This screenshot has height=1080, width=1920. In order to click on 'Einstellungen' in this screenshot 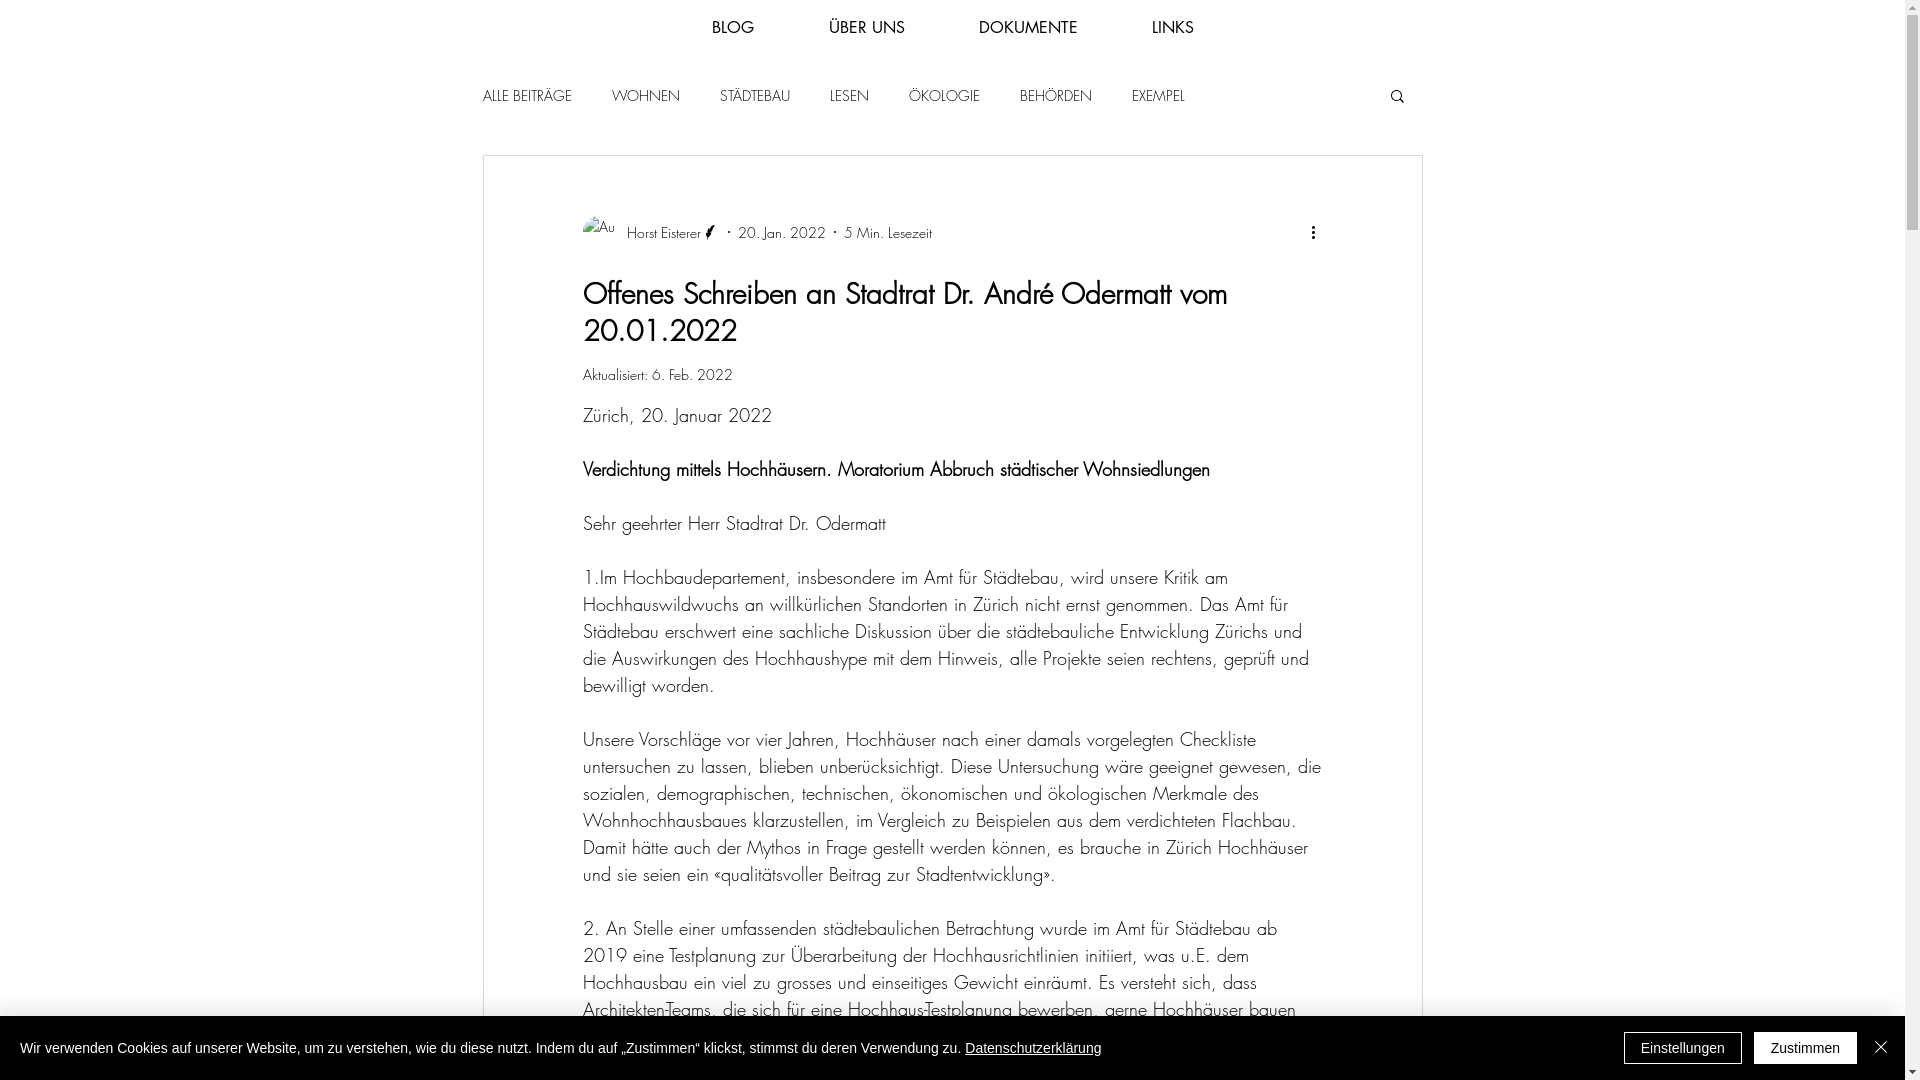, I will do `click(1682, 1047)`.